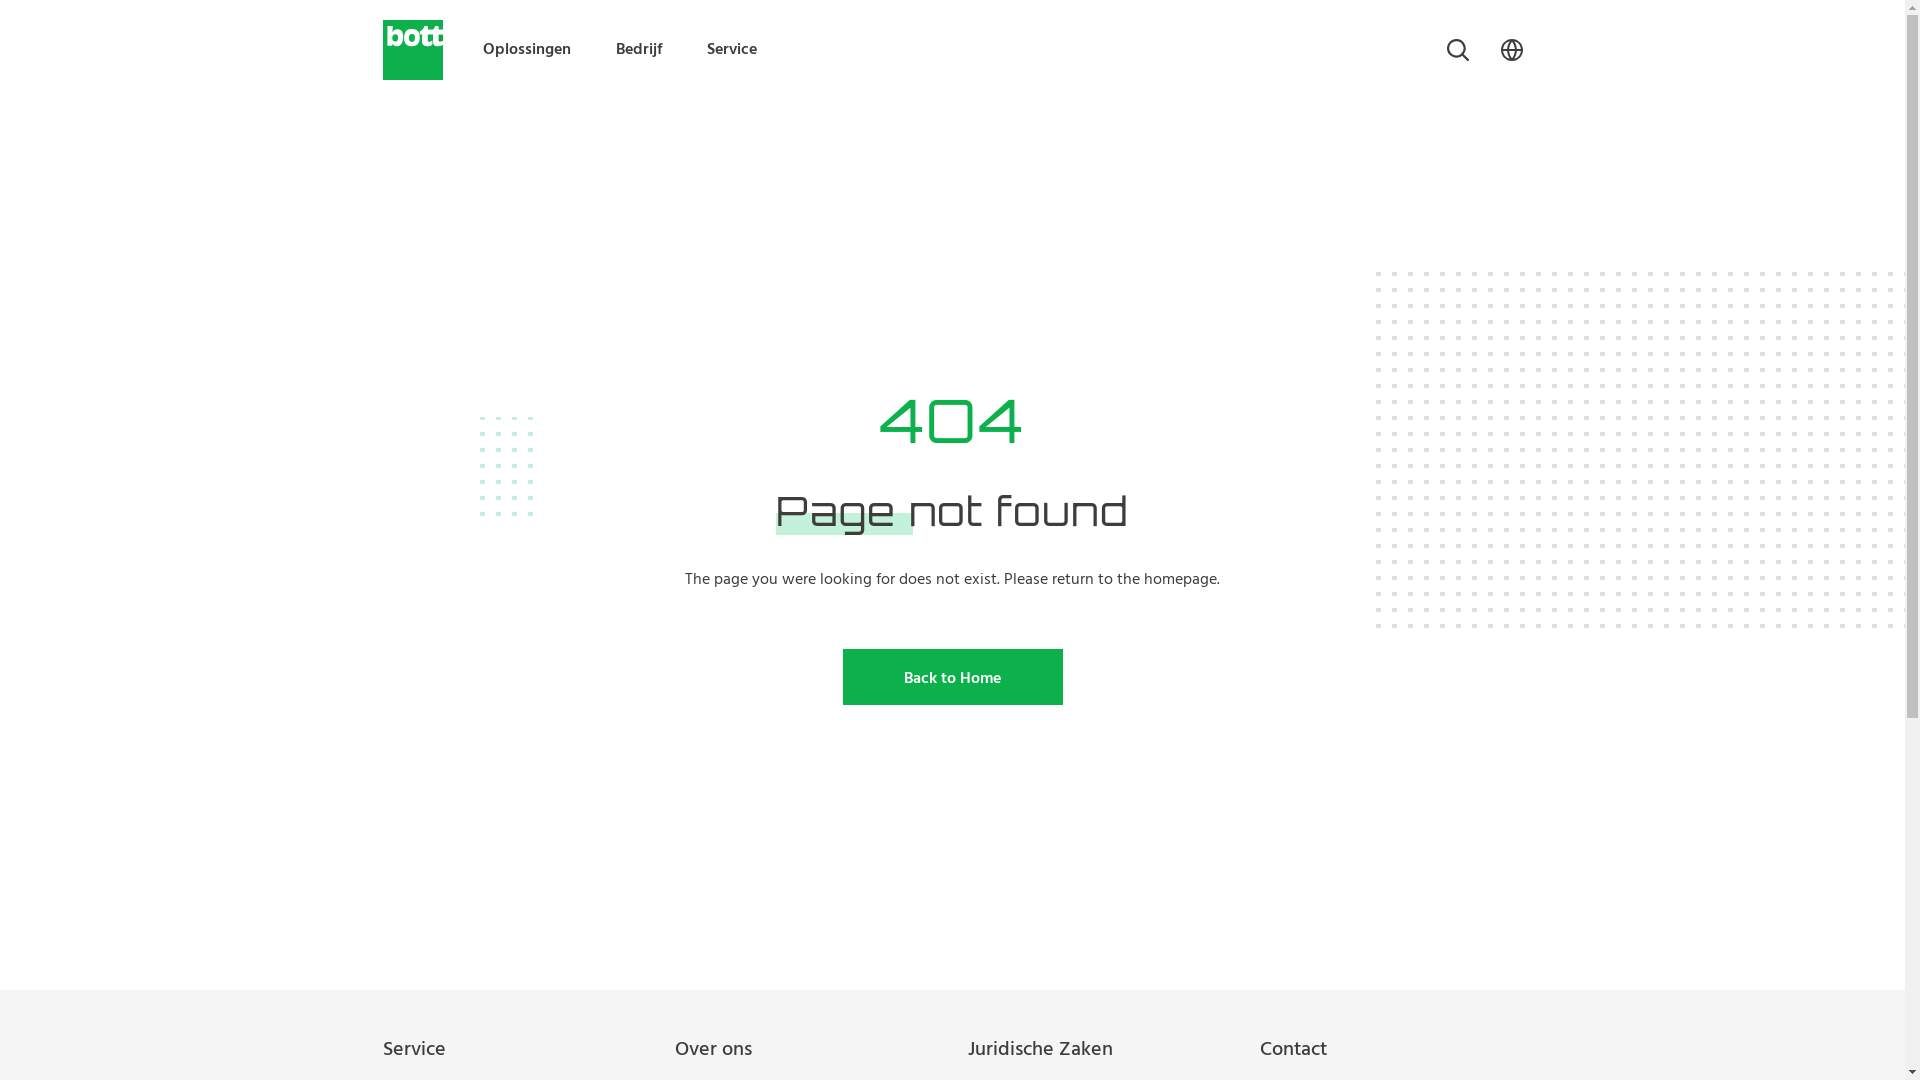 Image resolution: width=1920 pixels, height=1080 pixels. Describe the element at coordinates (526, 49) in the screenshot. I see `'Oplossingen'` at that location.